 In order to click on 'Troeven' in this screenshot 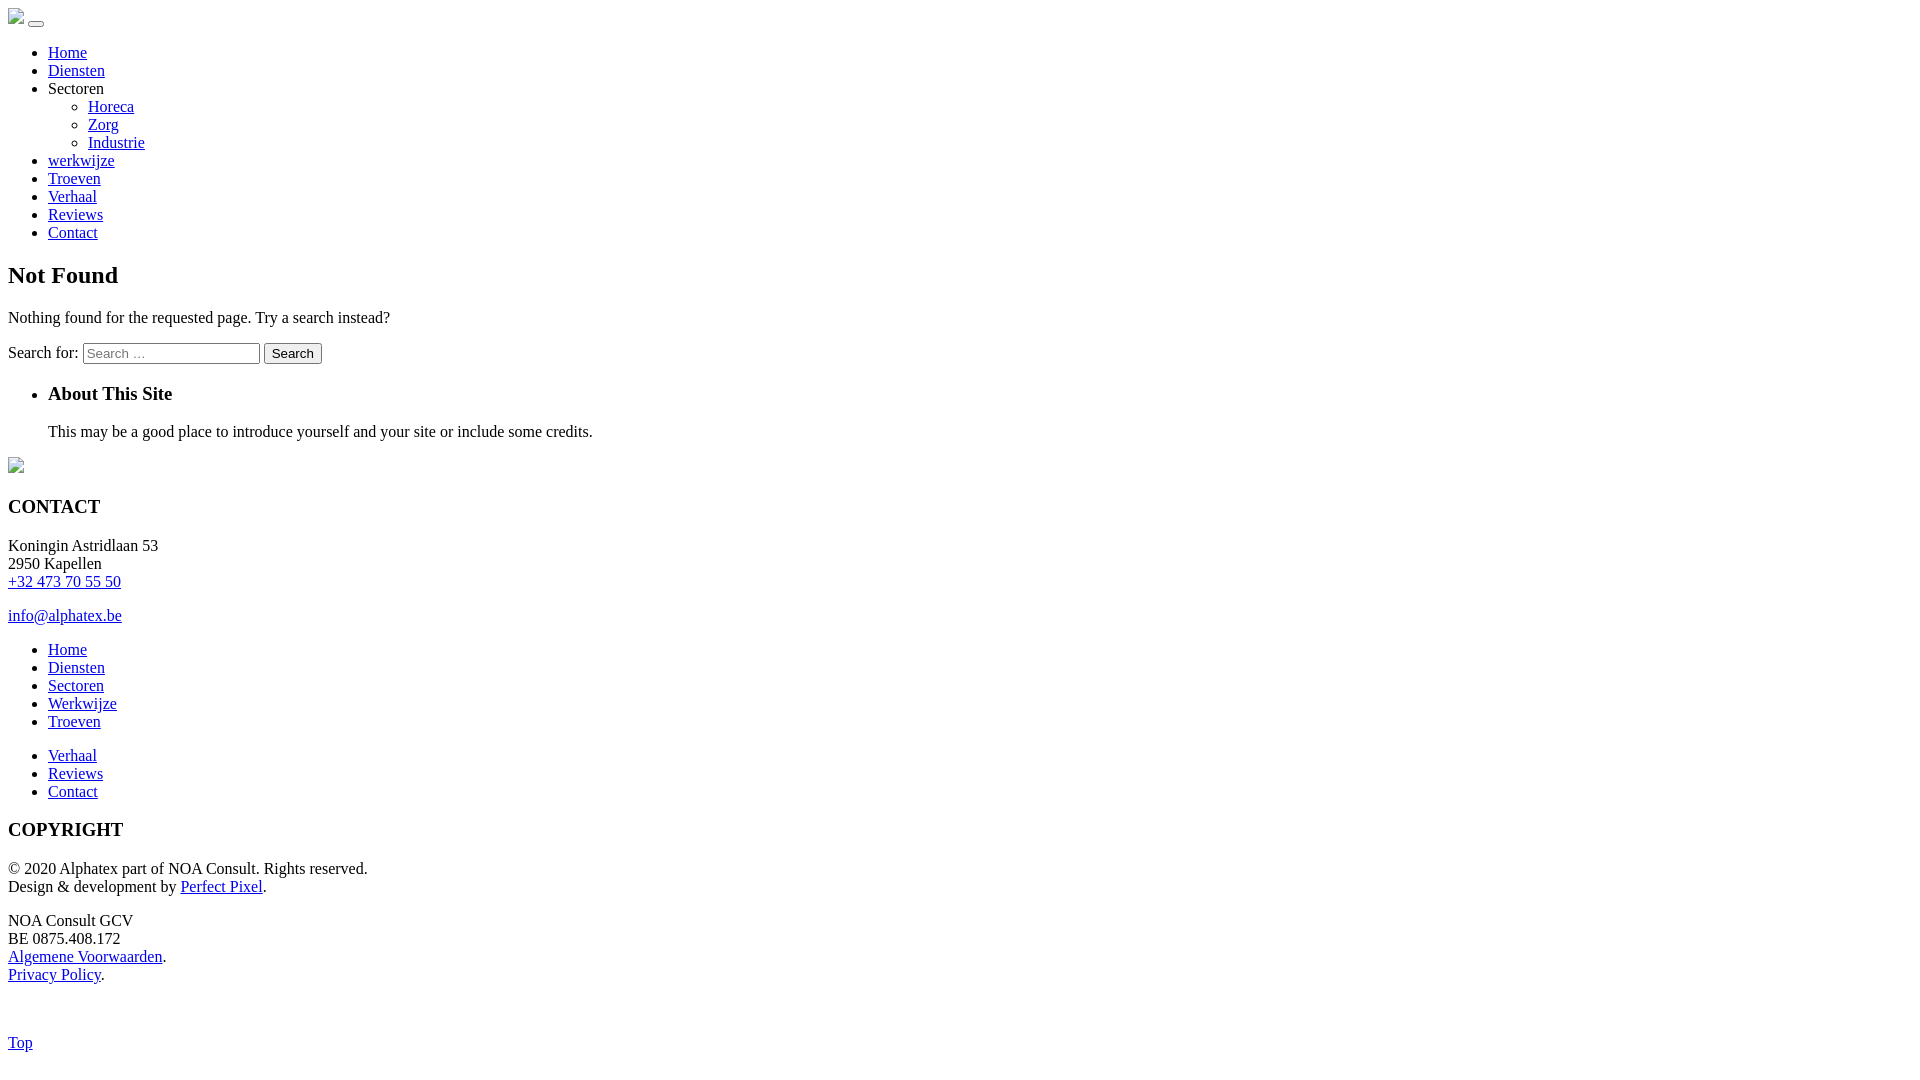, I will do `click(74, 177)`.